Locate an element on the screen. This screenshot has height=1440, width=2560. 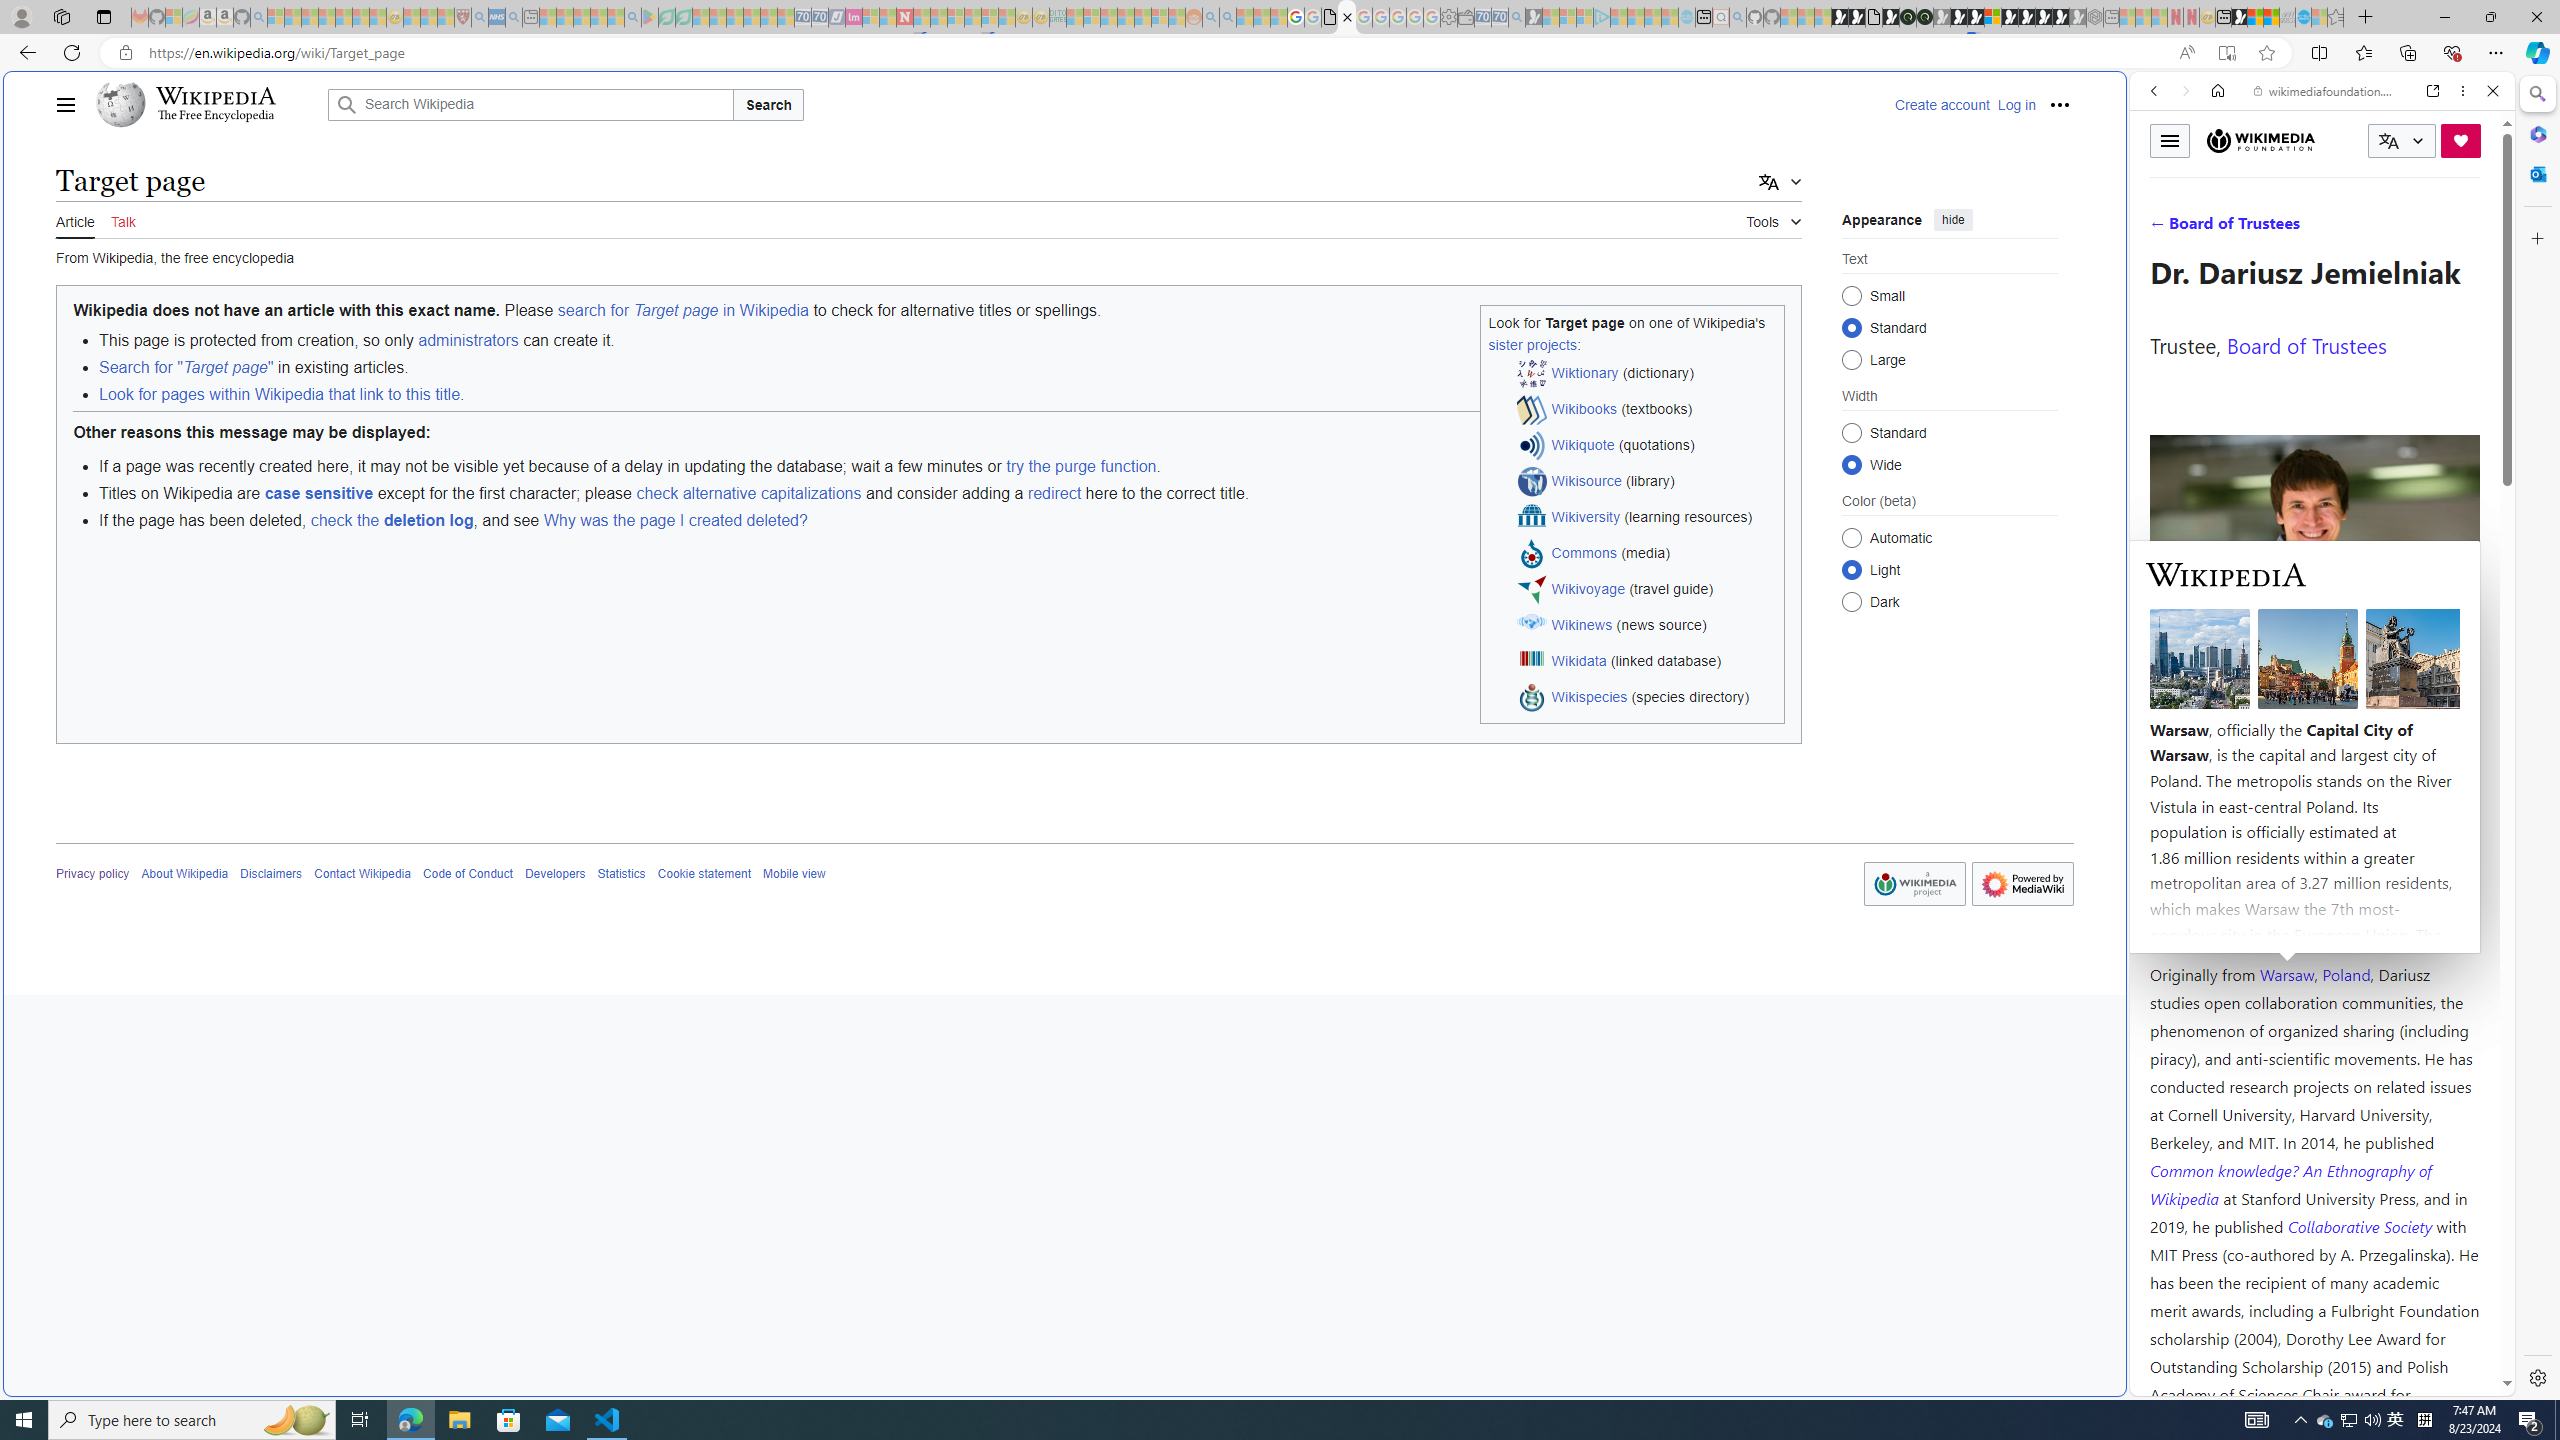
'Wide' is located at coordinates (1851, 463).